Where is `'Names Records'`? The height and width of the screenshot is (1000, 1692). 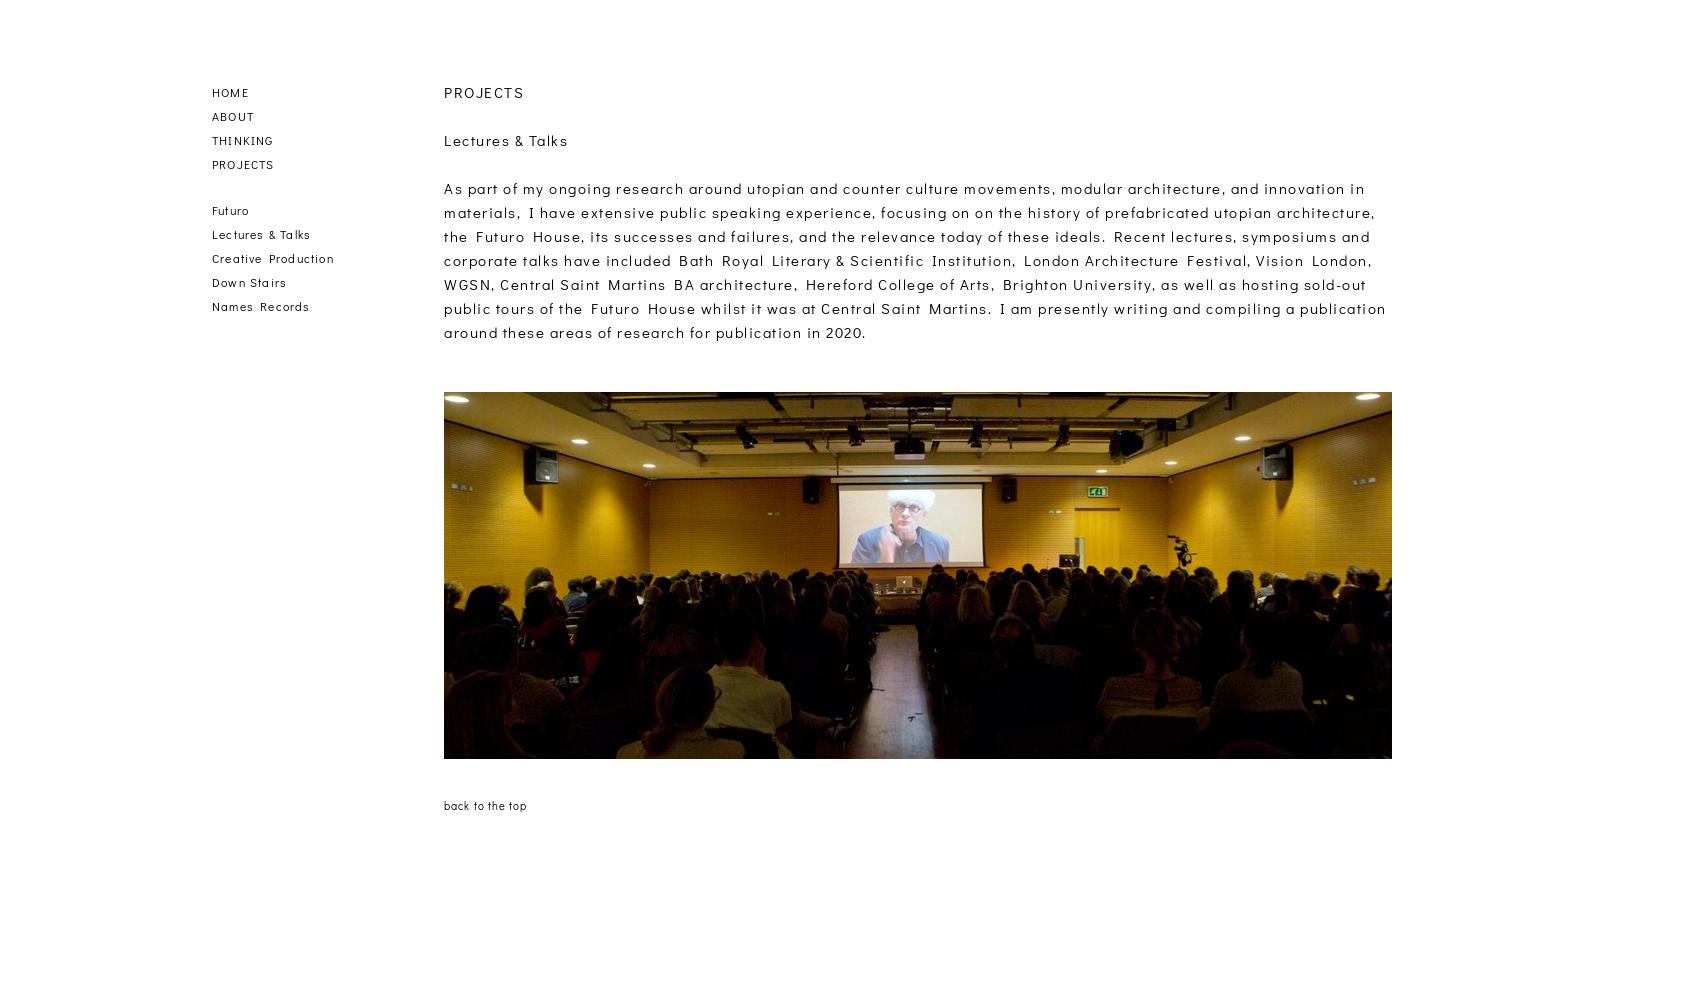
'Names Records' is located at coordinates (212, 306).